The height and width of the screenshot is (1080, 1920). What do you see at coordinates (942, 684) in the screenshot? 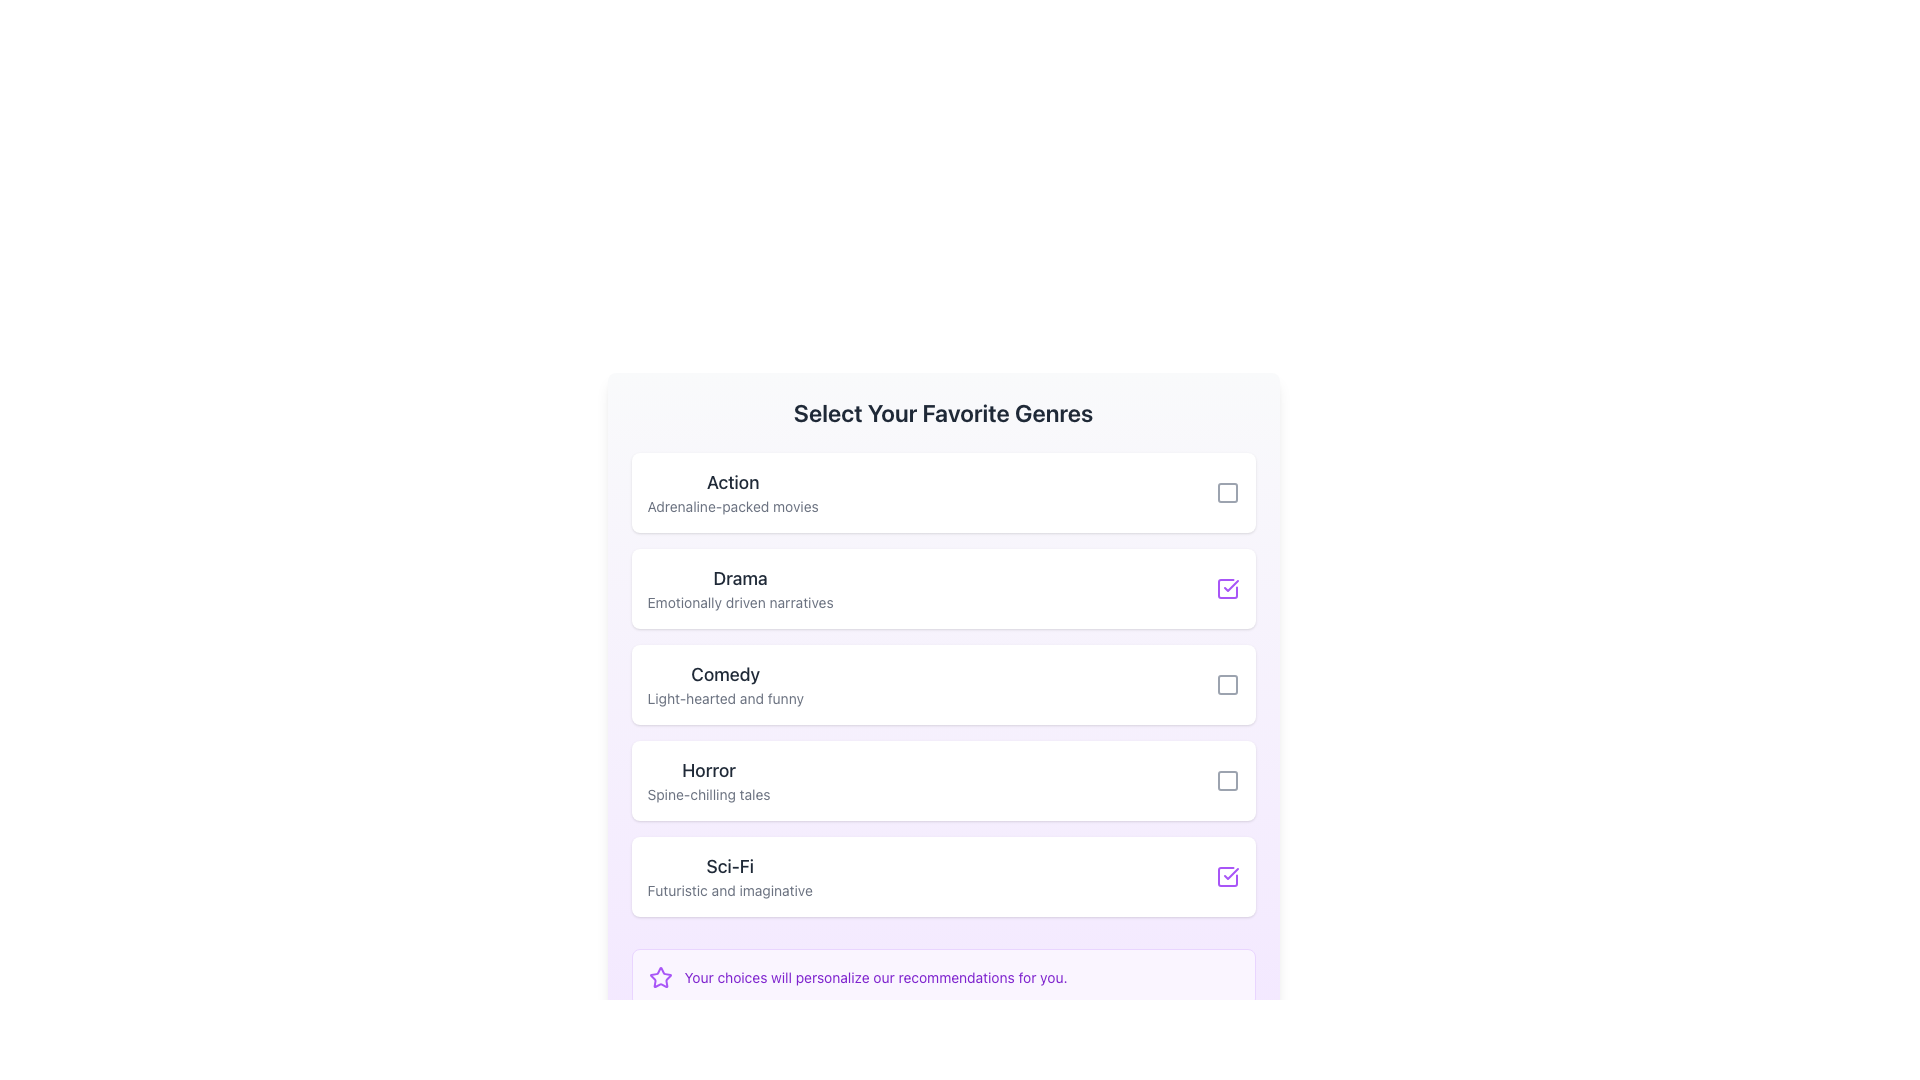
I see `on the checkbox for the 'Comedy' genre in the selectable list` at bounding box center [942, 684].